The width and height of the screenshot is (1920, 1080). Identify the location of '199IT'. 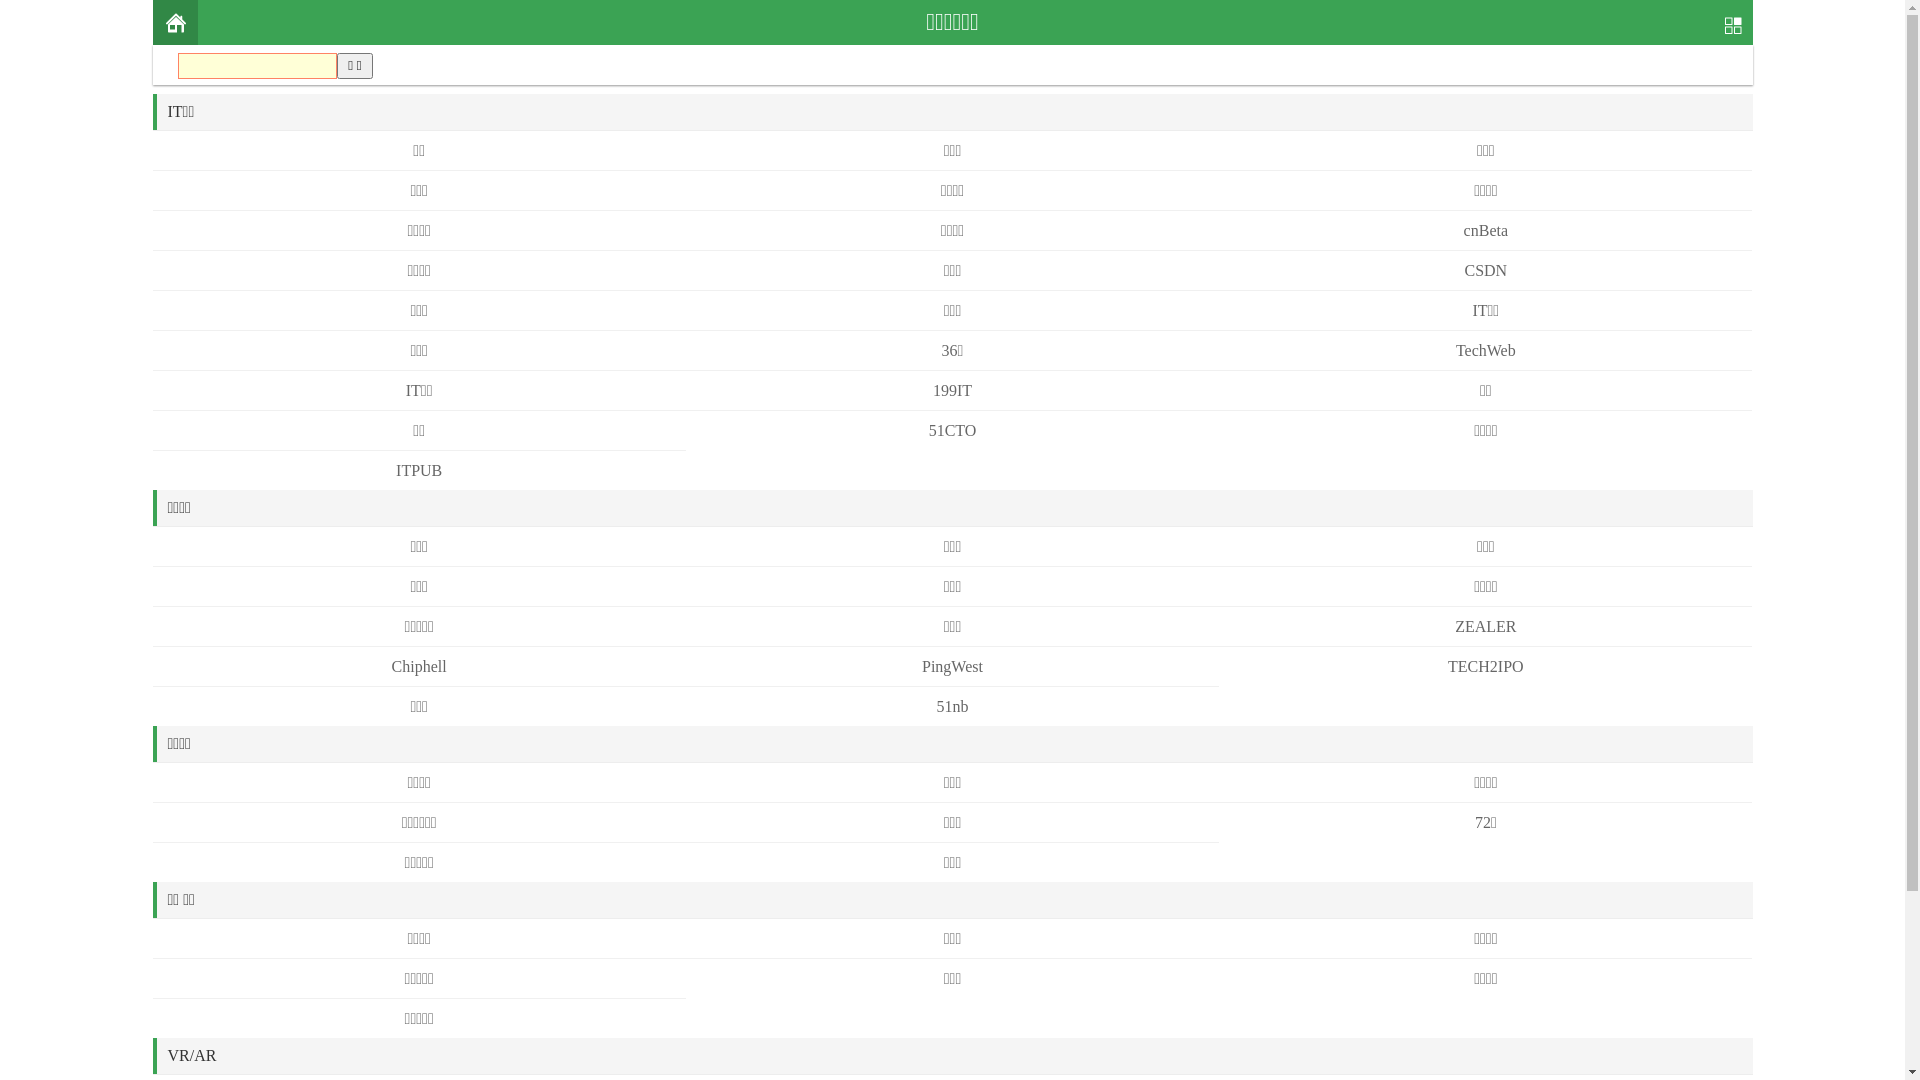
(951, 390).